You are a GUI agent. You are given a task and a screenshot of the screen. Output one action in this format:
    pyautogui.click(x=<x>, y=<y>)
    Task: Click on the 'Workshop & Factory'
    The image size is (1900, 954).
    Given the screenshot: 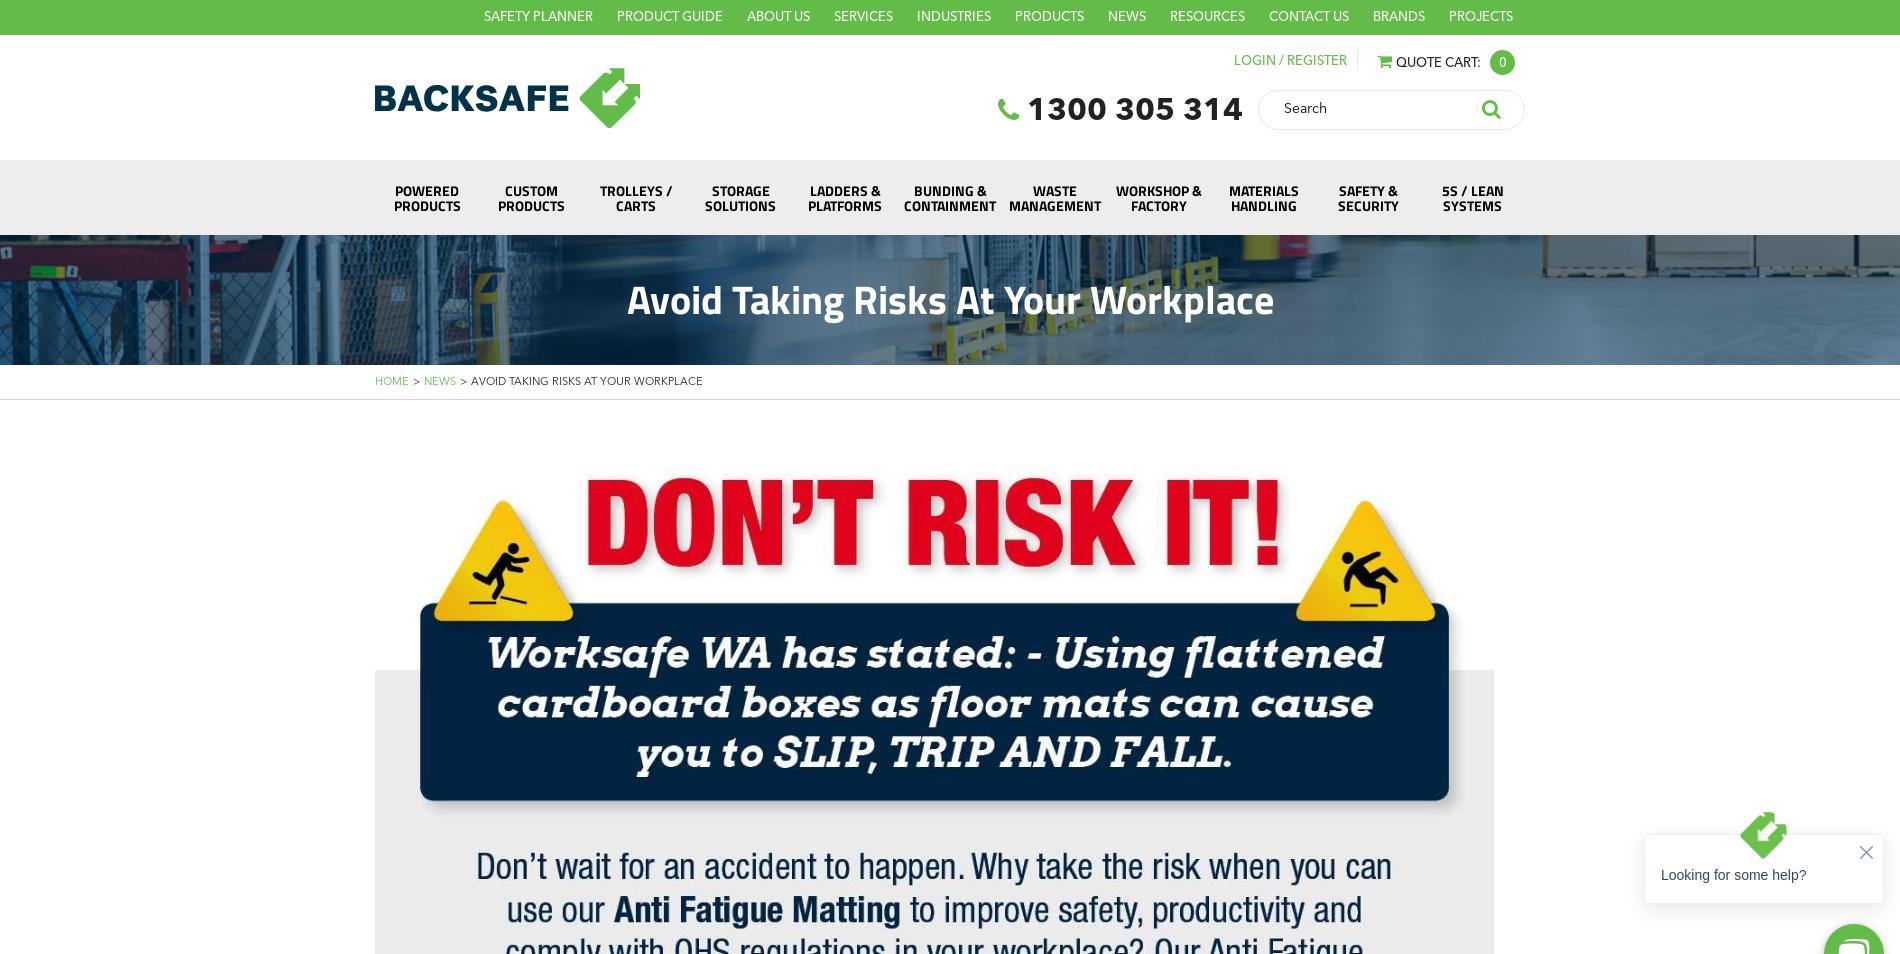 What is the action you would take?
    pyautogui.click(x=1159, y=196)
    